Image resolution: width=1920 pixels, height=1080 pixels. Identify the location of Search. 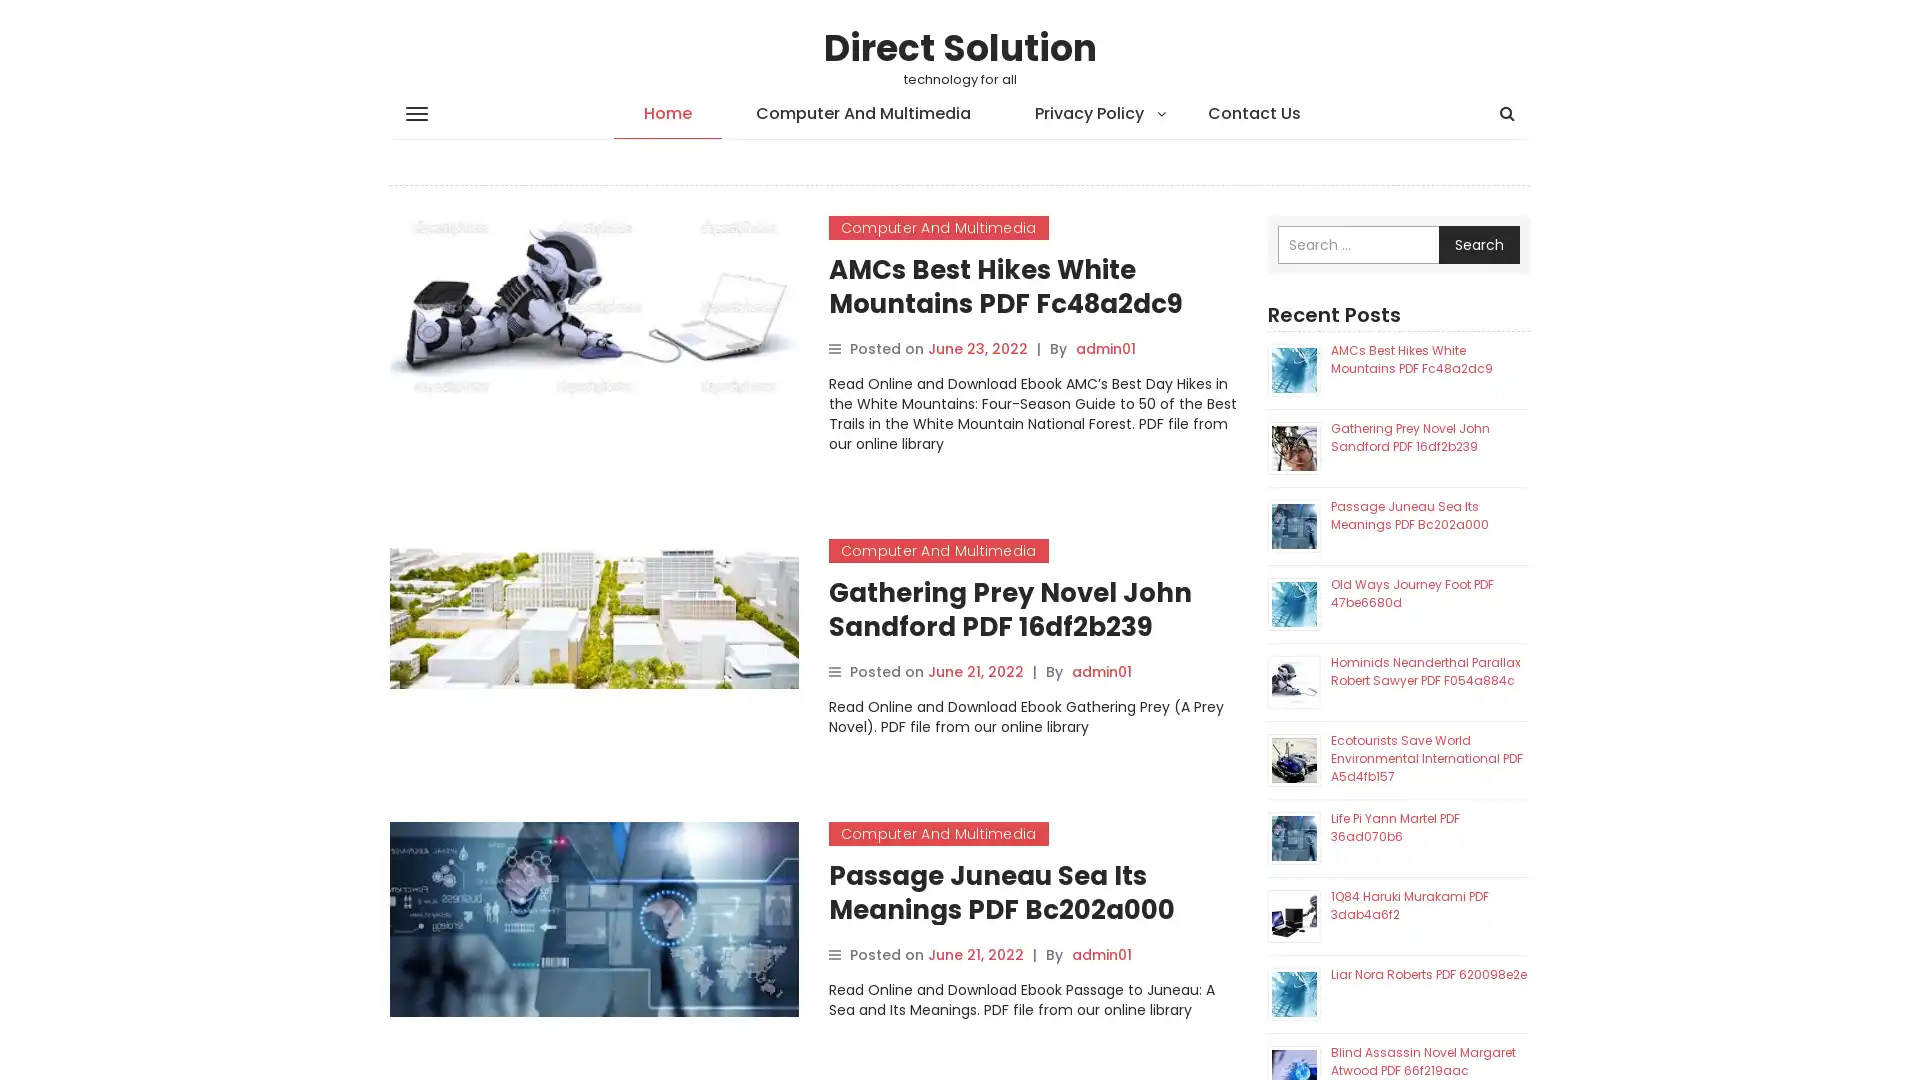
(1479, 244).